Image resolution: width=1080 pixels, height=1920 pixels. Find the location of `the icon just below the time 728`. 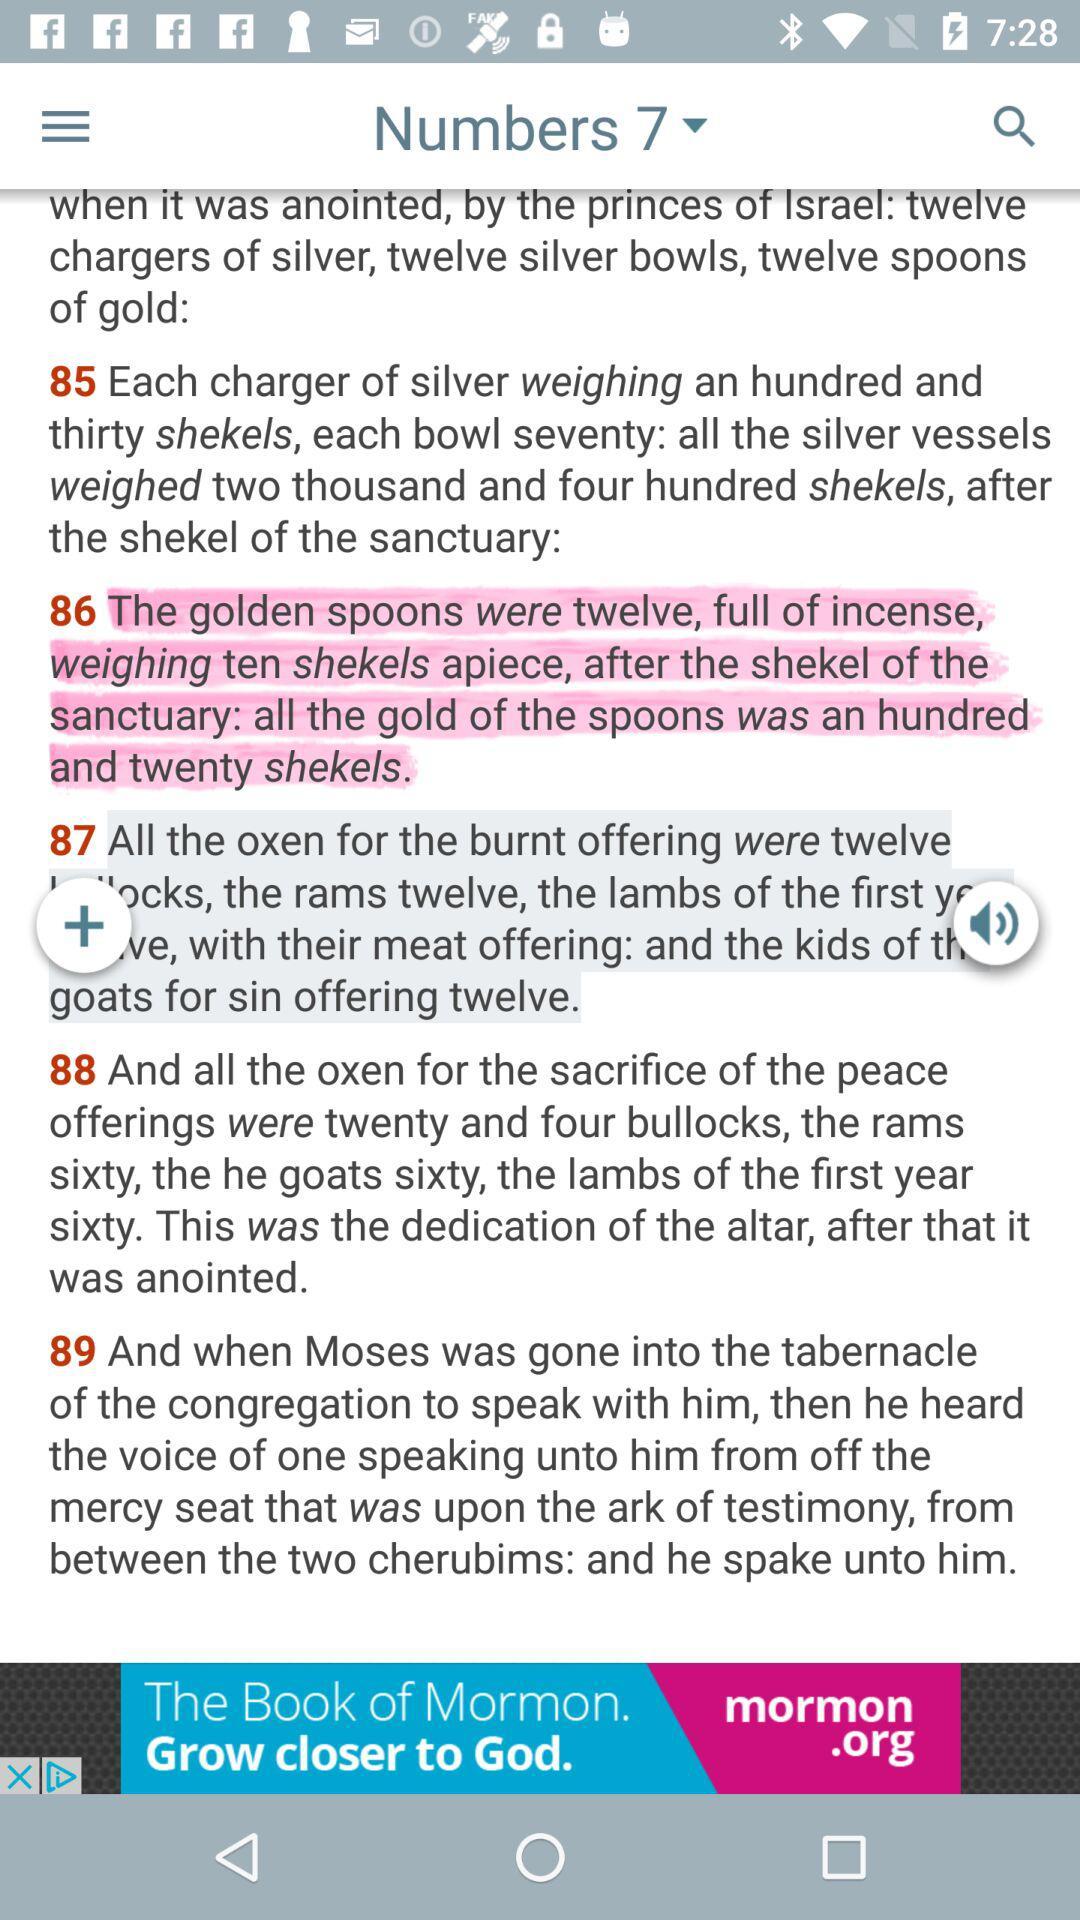

the icon just below the time 728 is located at coordinates (1014, 124).